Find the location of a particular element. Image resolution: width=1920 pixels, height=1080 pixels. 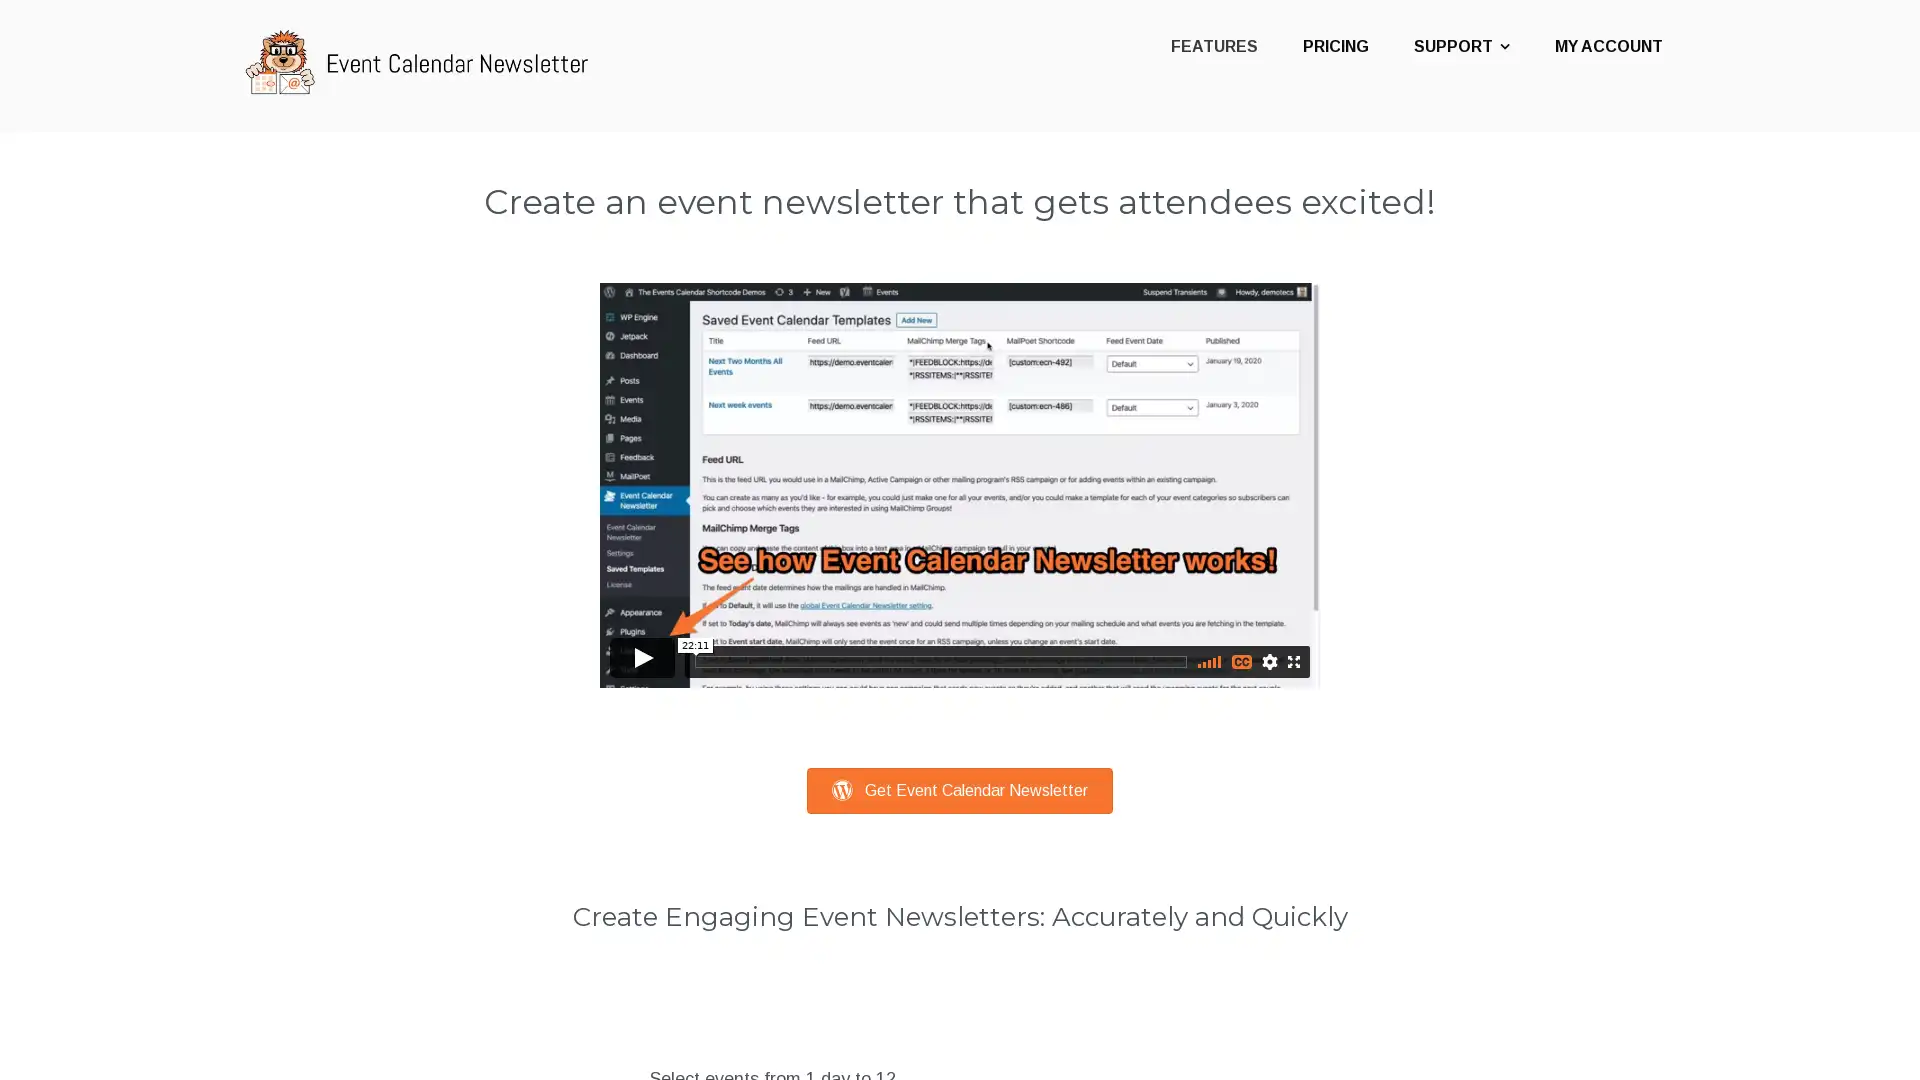

Get Event Calendar Newsletter is located at coordinates (960, 789).